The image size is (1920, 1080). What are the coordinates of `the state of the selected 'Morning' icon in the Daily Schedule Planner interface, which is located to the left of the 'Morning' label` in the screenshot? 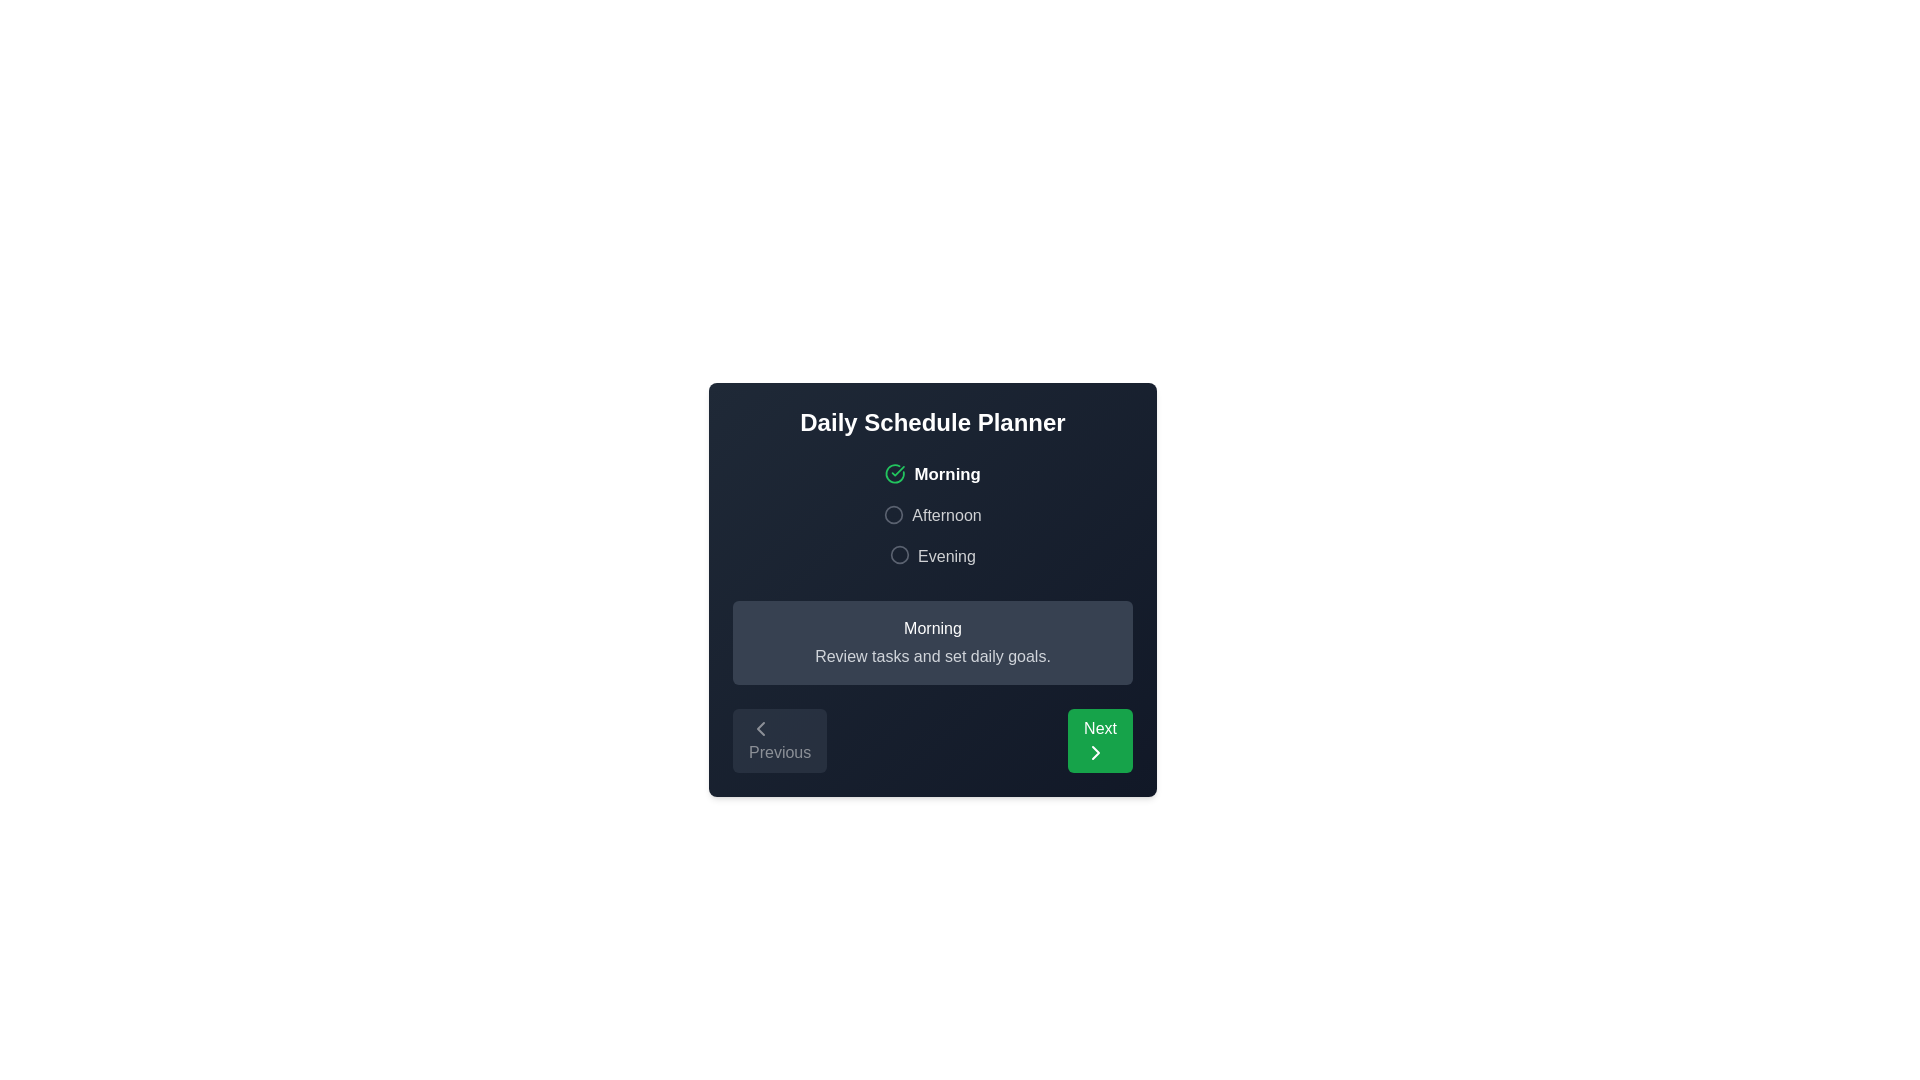 It's located at (894, 473).